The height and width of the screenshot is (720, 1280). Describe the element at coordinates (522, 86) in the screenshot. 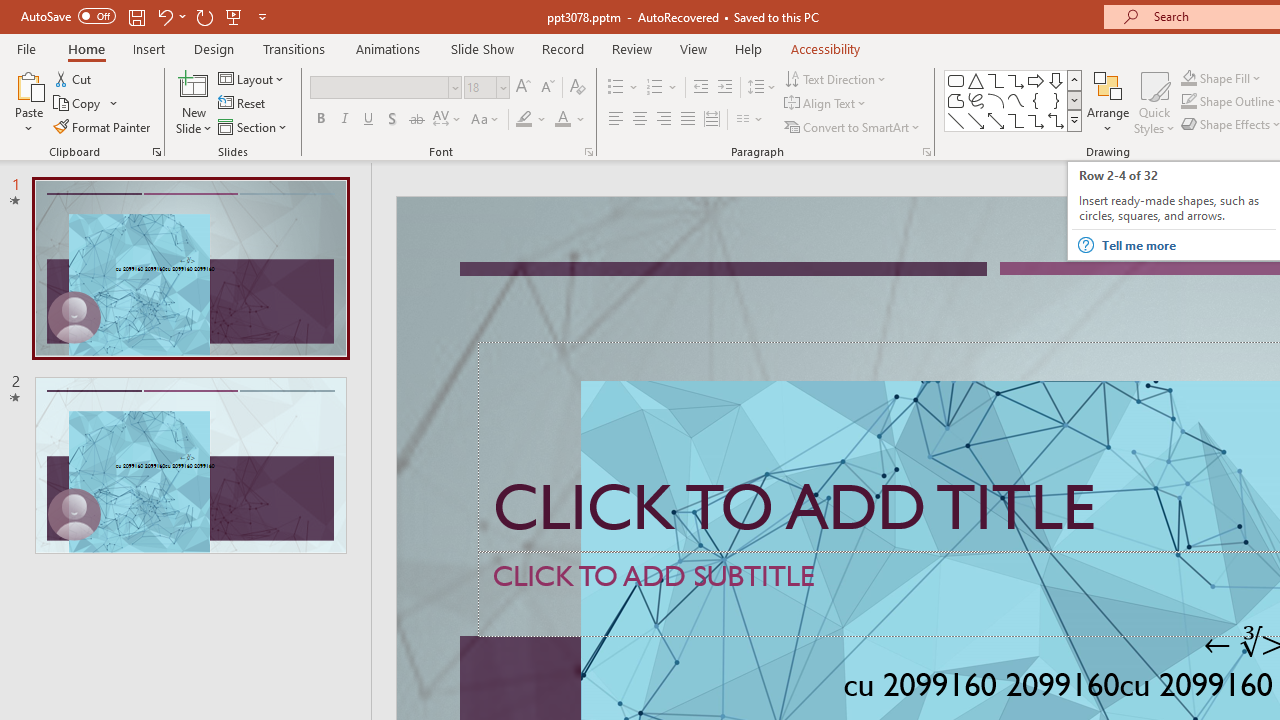

I see `'Increase Font Size'` at that location.